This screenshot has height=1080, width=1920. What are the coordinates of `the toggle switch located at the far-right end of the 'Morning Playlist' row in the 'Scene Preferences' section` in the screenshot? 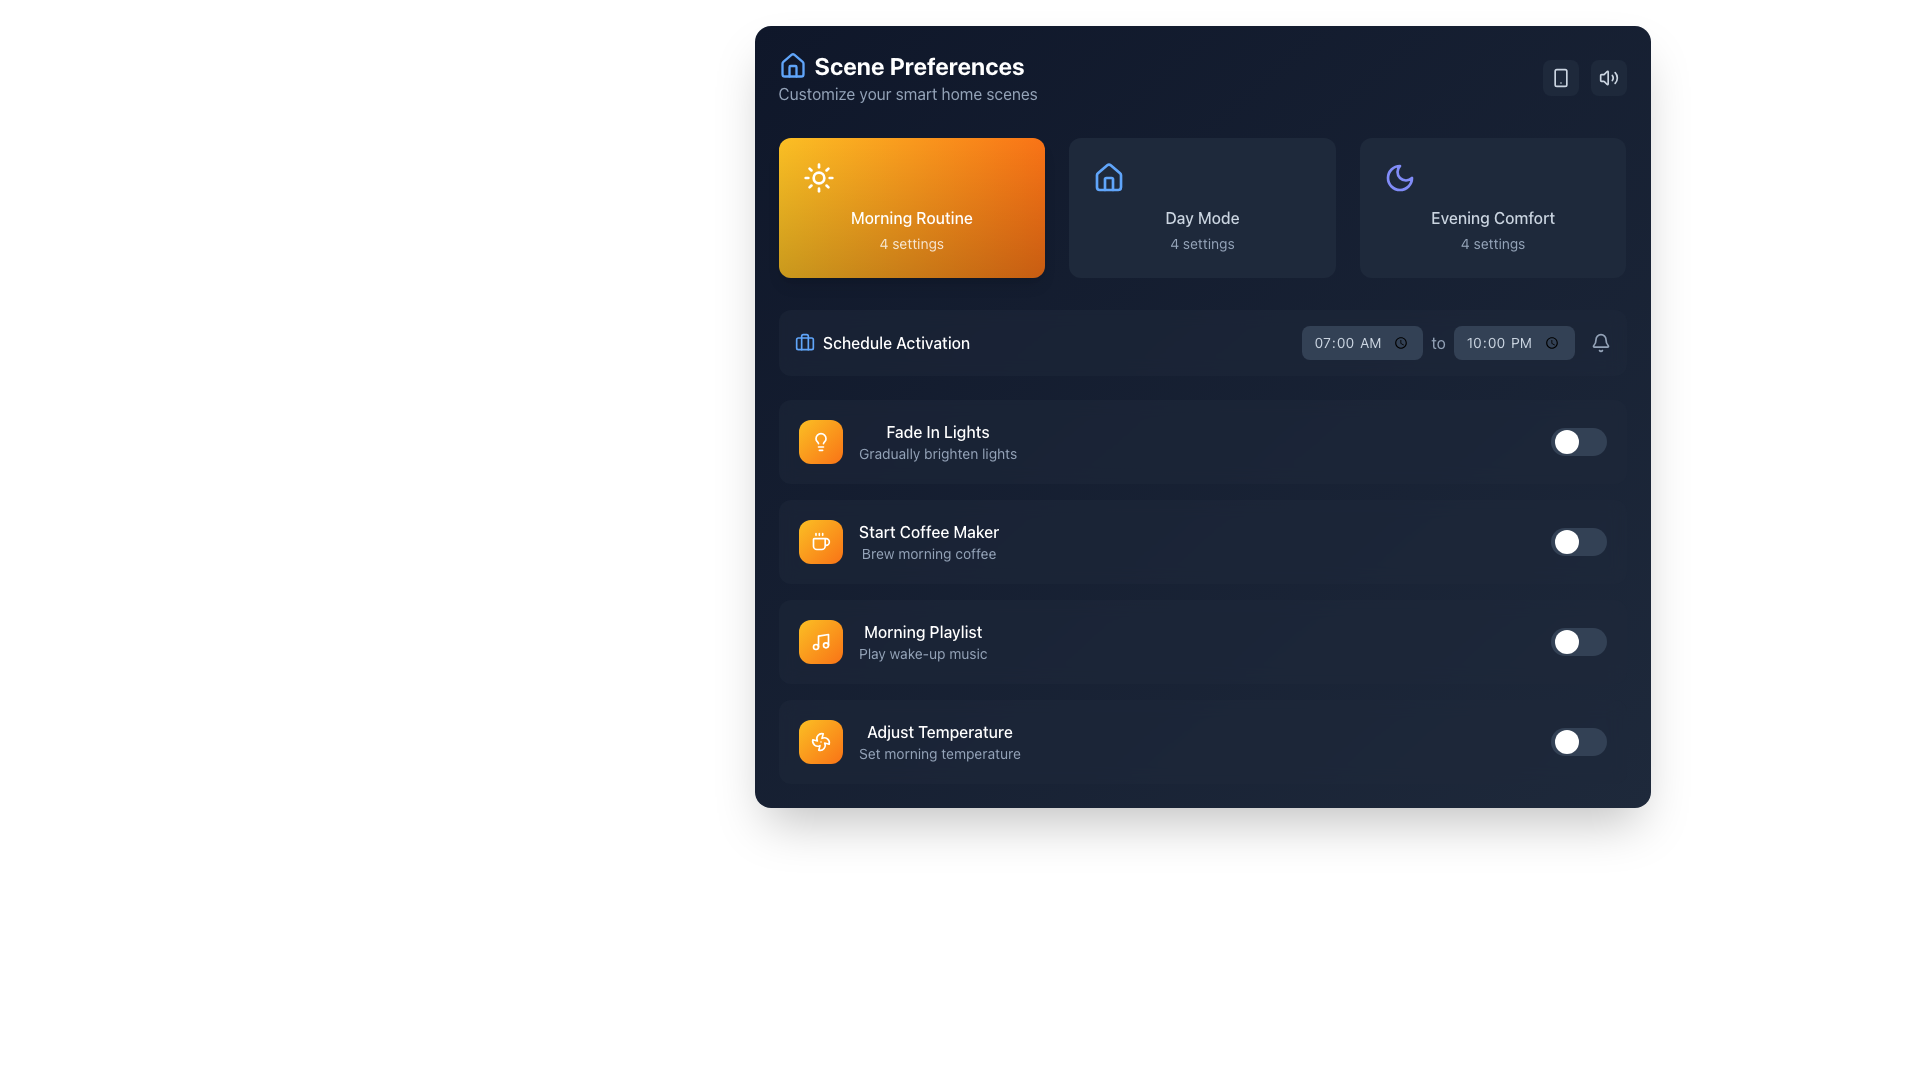 It's located at (1577, 641).